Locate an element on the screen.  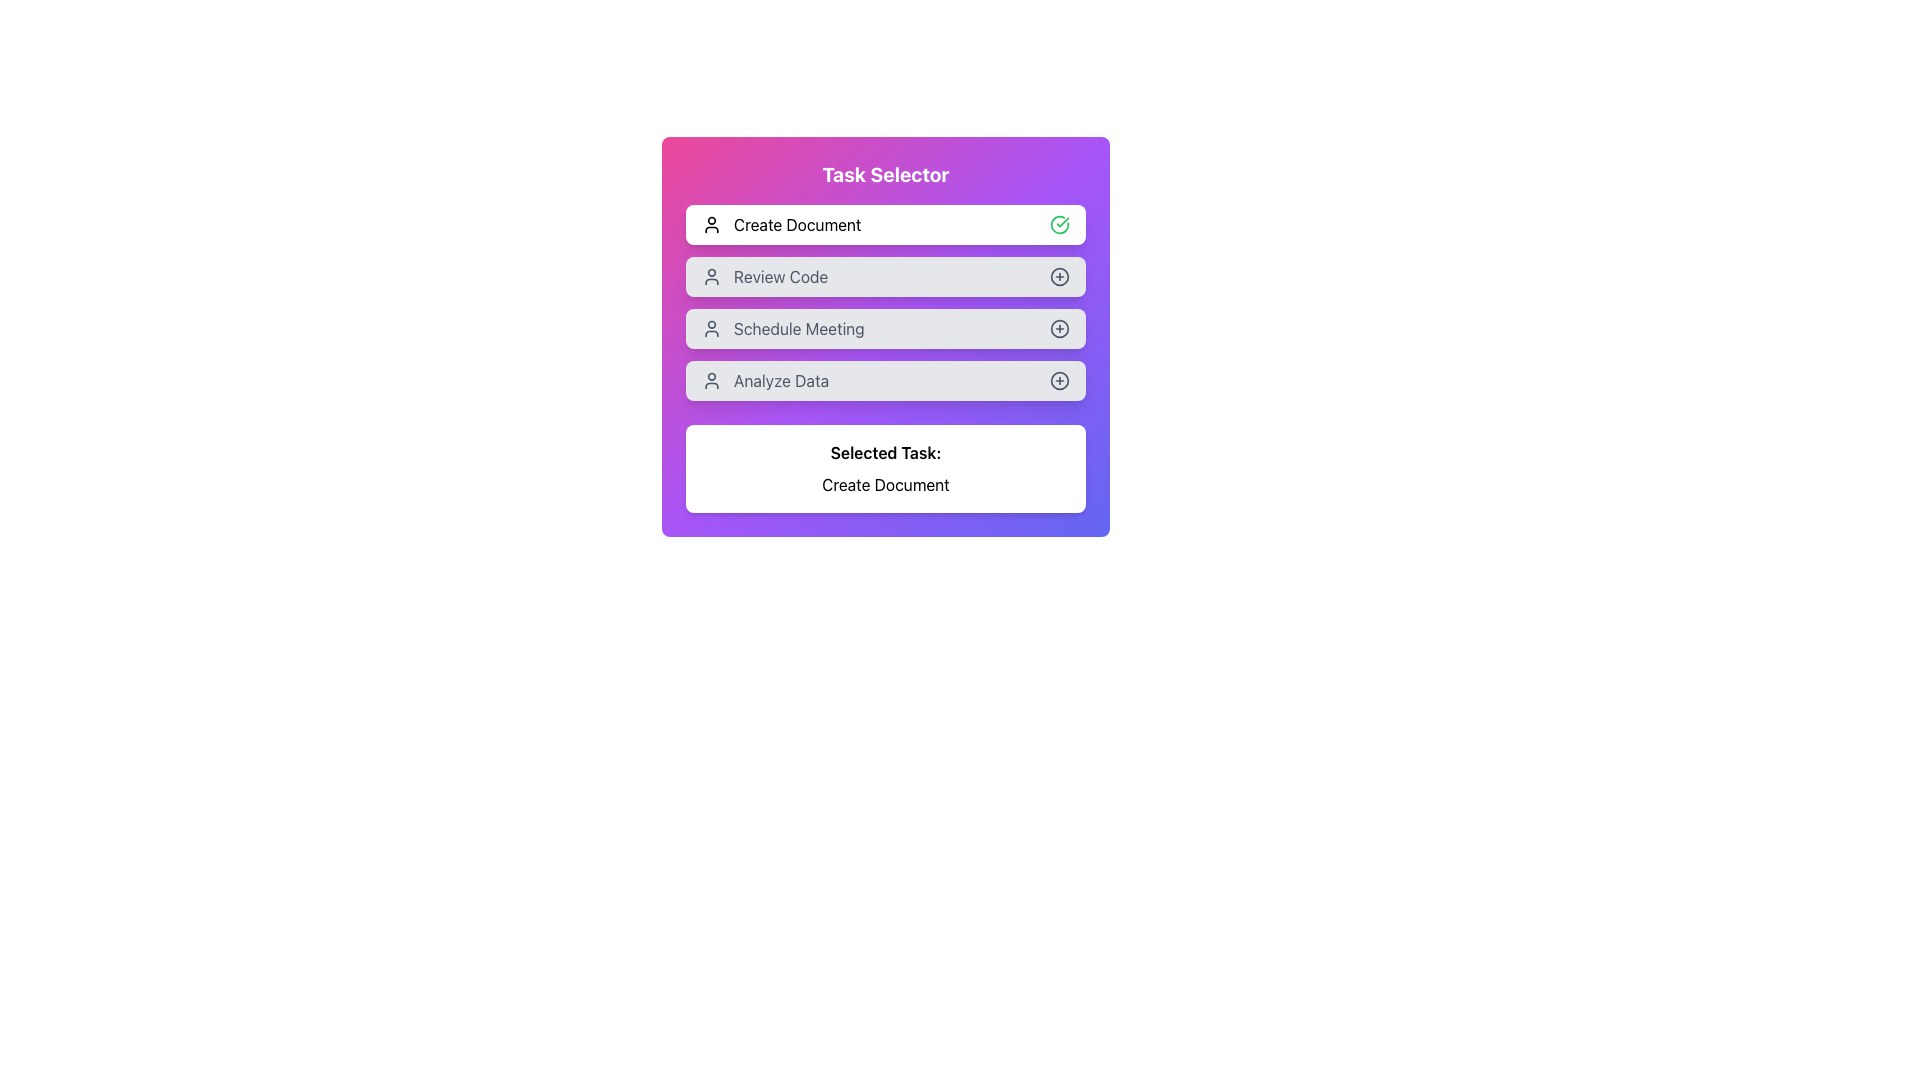
the 'Review Code' button, which features gray text and a user figure icon, located in the Task Selector modal is located at coordinates (764, 277).